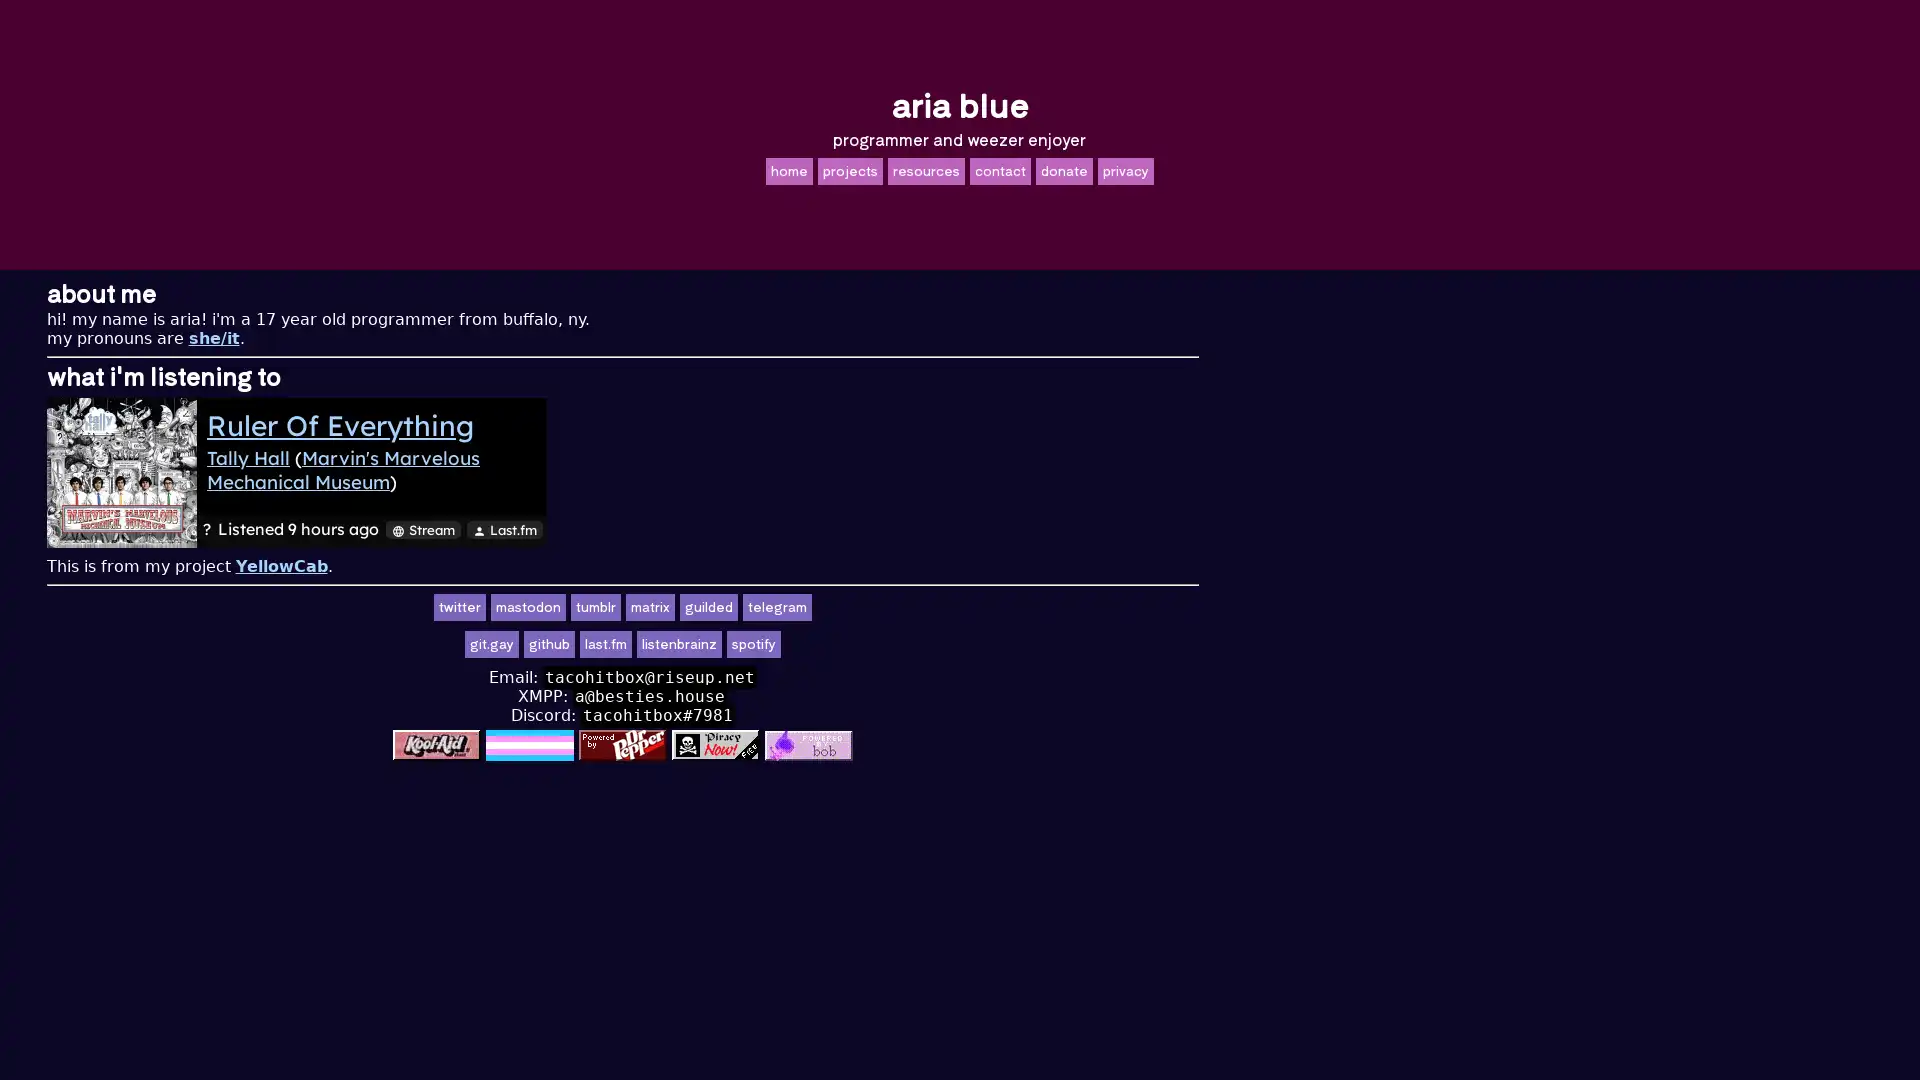  Describe the element at coordinates (1124, 169) in the screenshot. I see `privacy` at that location.